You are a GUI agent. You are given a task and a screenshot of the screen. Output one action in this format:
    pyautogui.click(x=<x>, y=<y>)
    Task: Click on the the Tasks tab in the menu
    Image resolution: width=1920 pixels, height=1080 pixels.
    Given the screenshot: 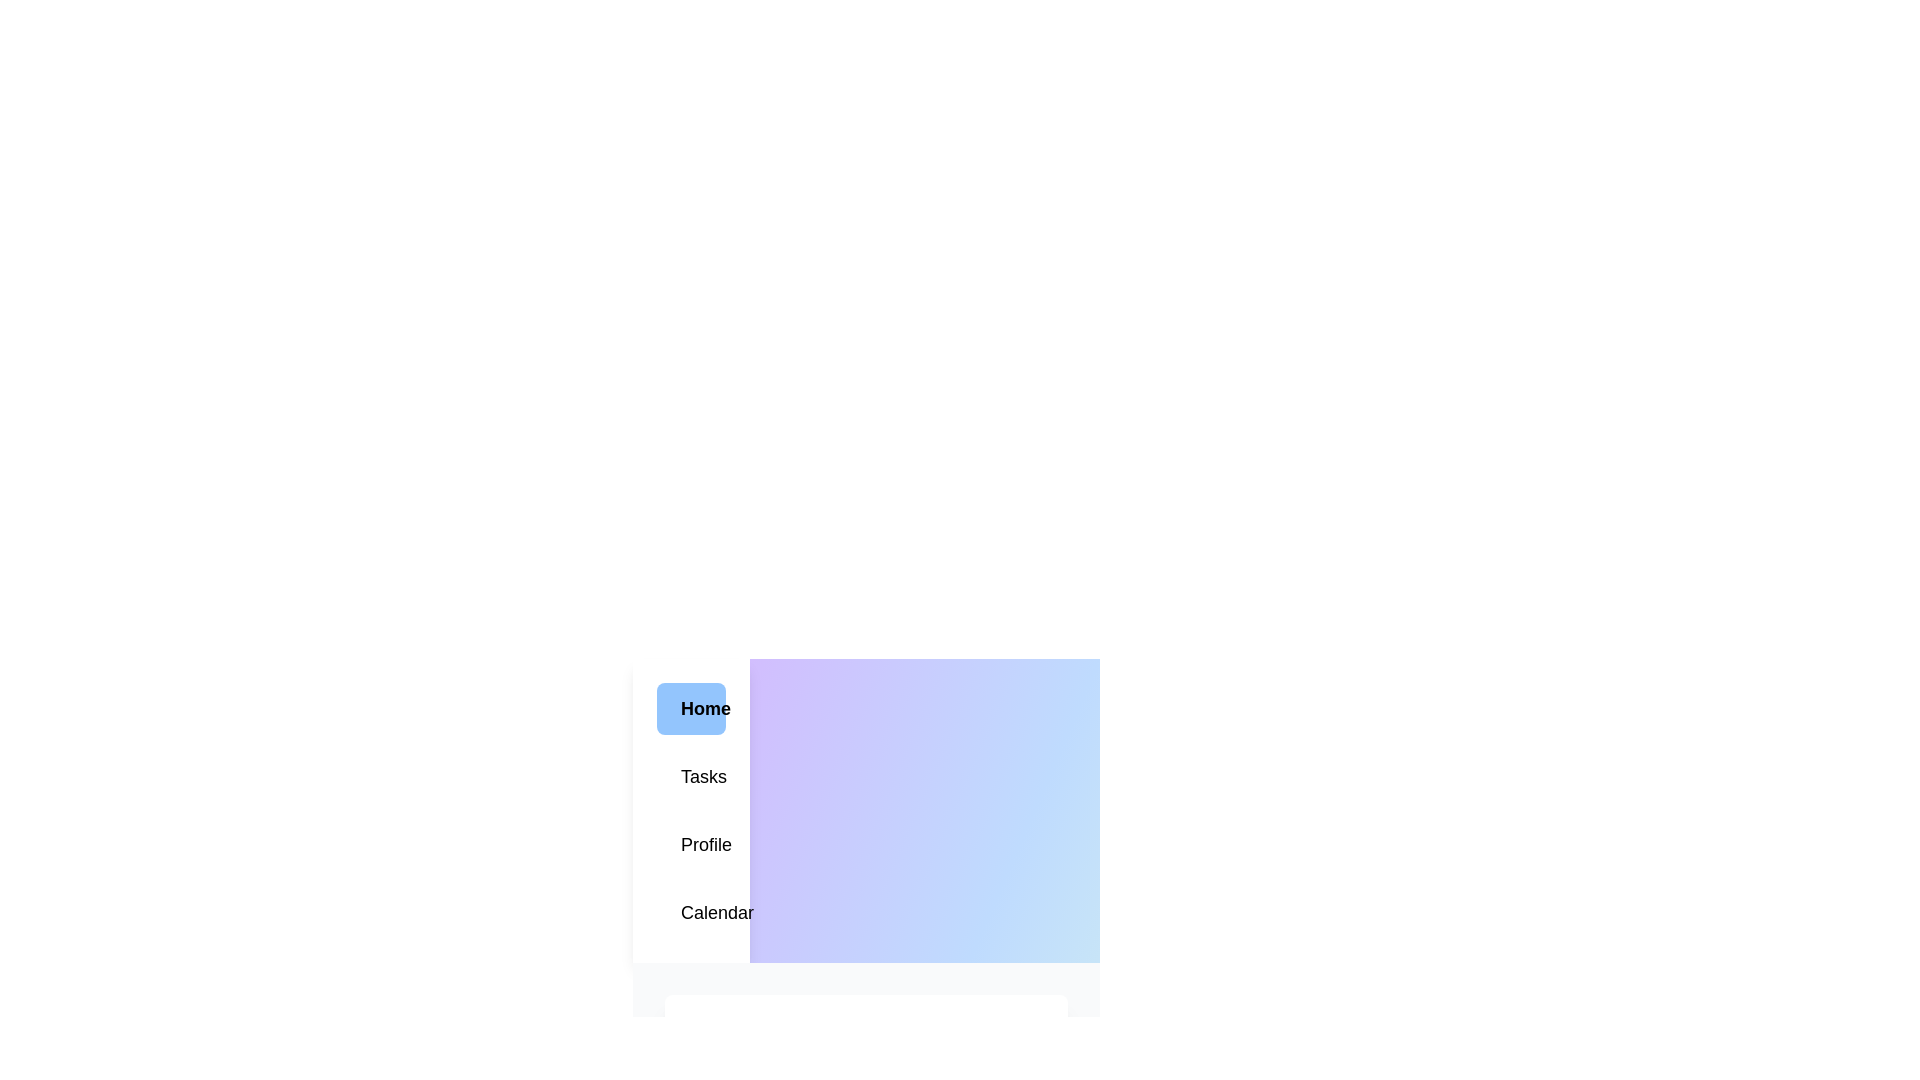 What is the action you would take?
    pyautogui.click(x=691, y=775)
    